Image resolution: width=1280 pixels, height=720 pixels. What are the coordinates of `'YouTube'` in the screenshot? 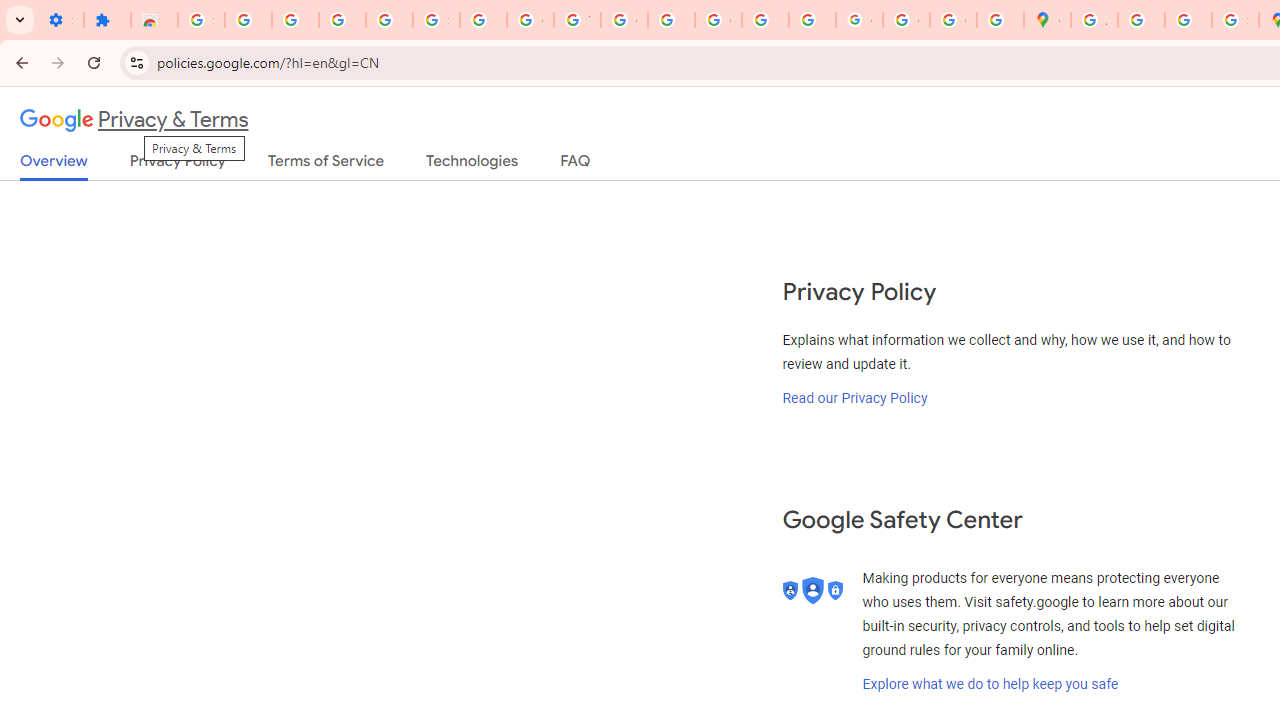 It's located at (576, 20).